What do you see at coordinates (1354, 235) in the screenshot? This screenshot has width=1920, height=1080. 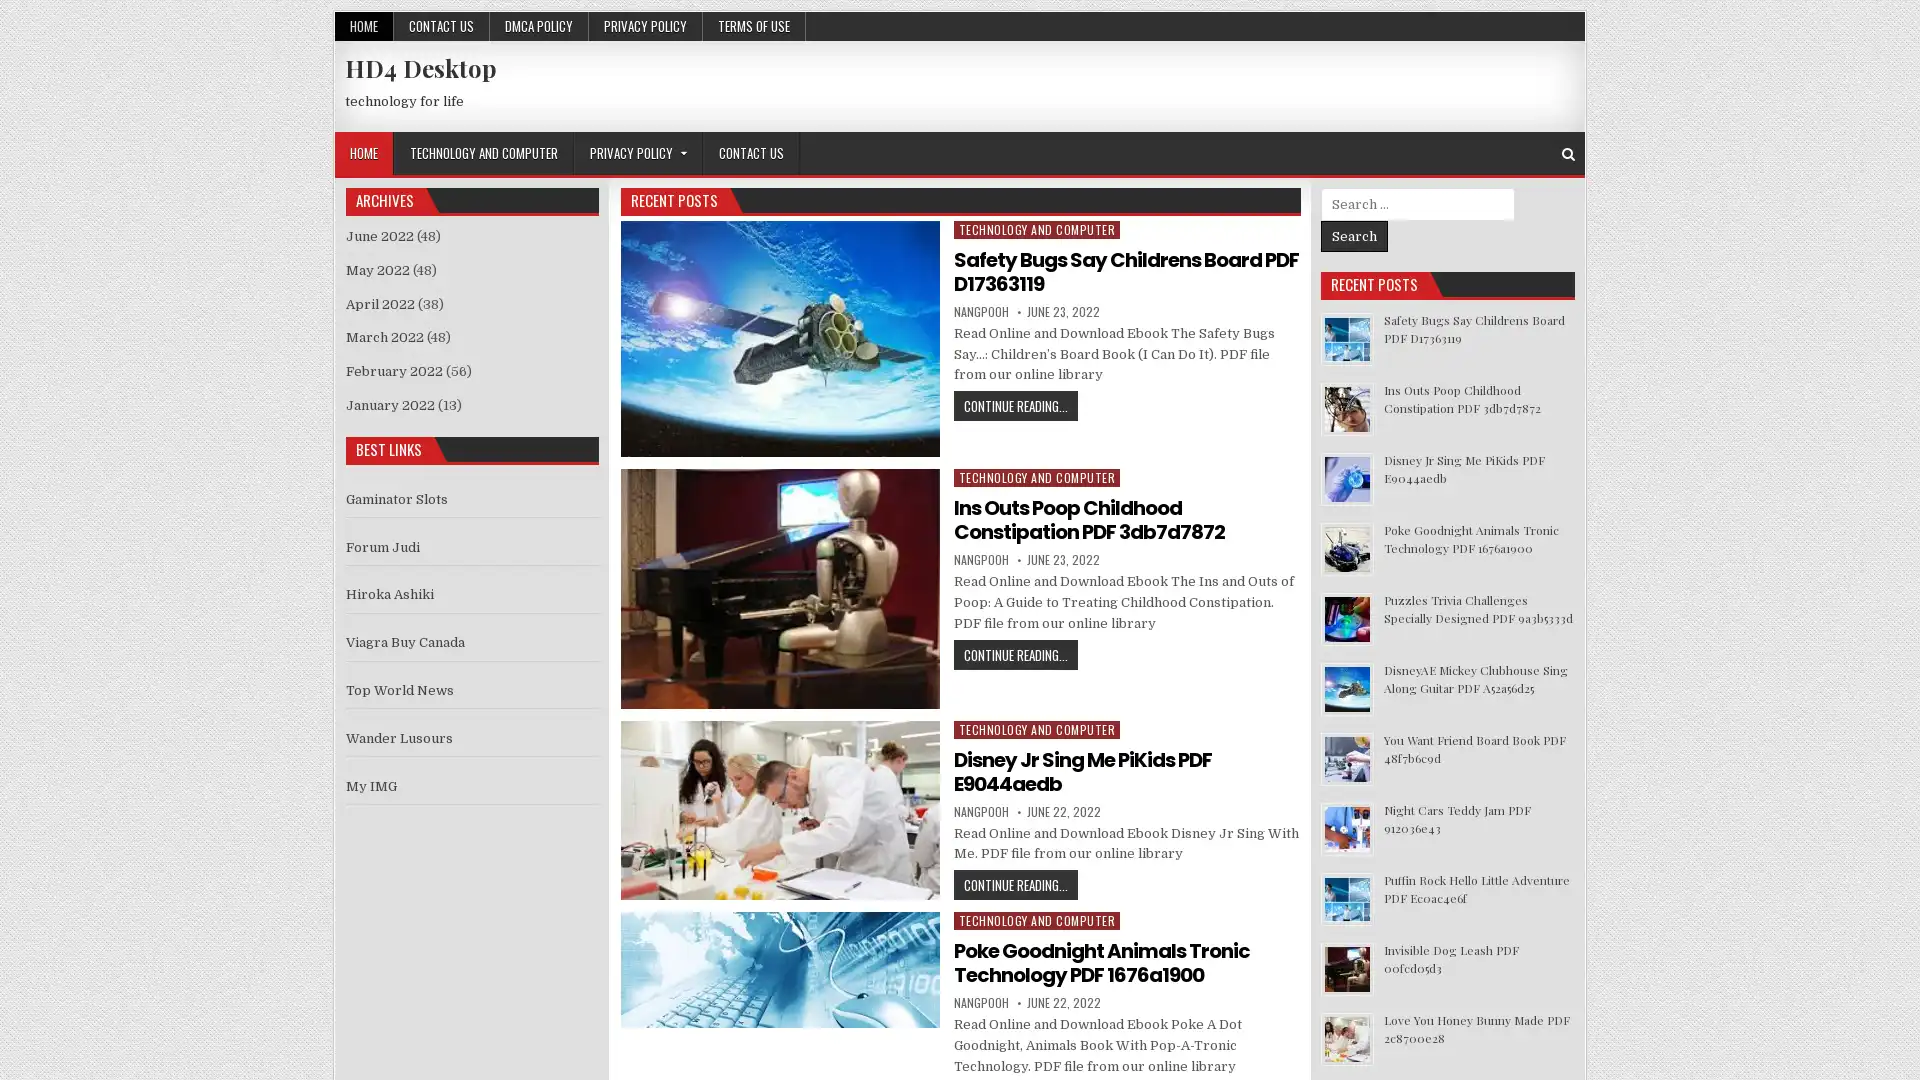 I see `Search` at bounding box center [1354, 235].